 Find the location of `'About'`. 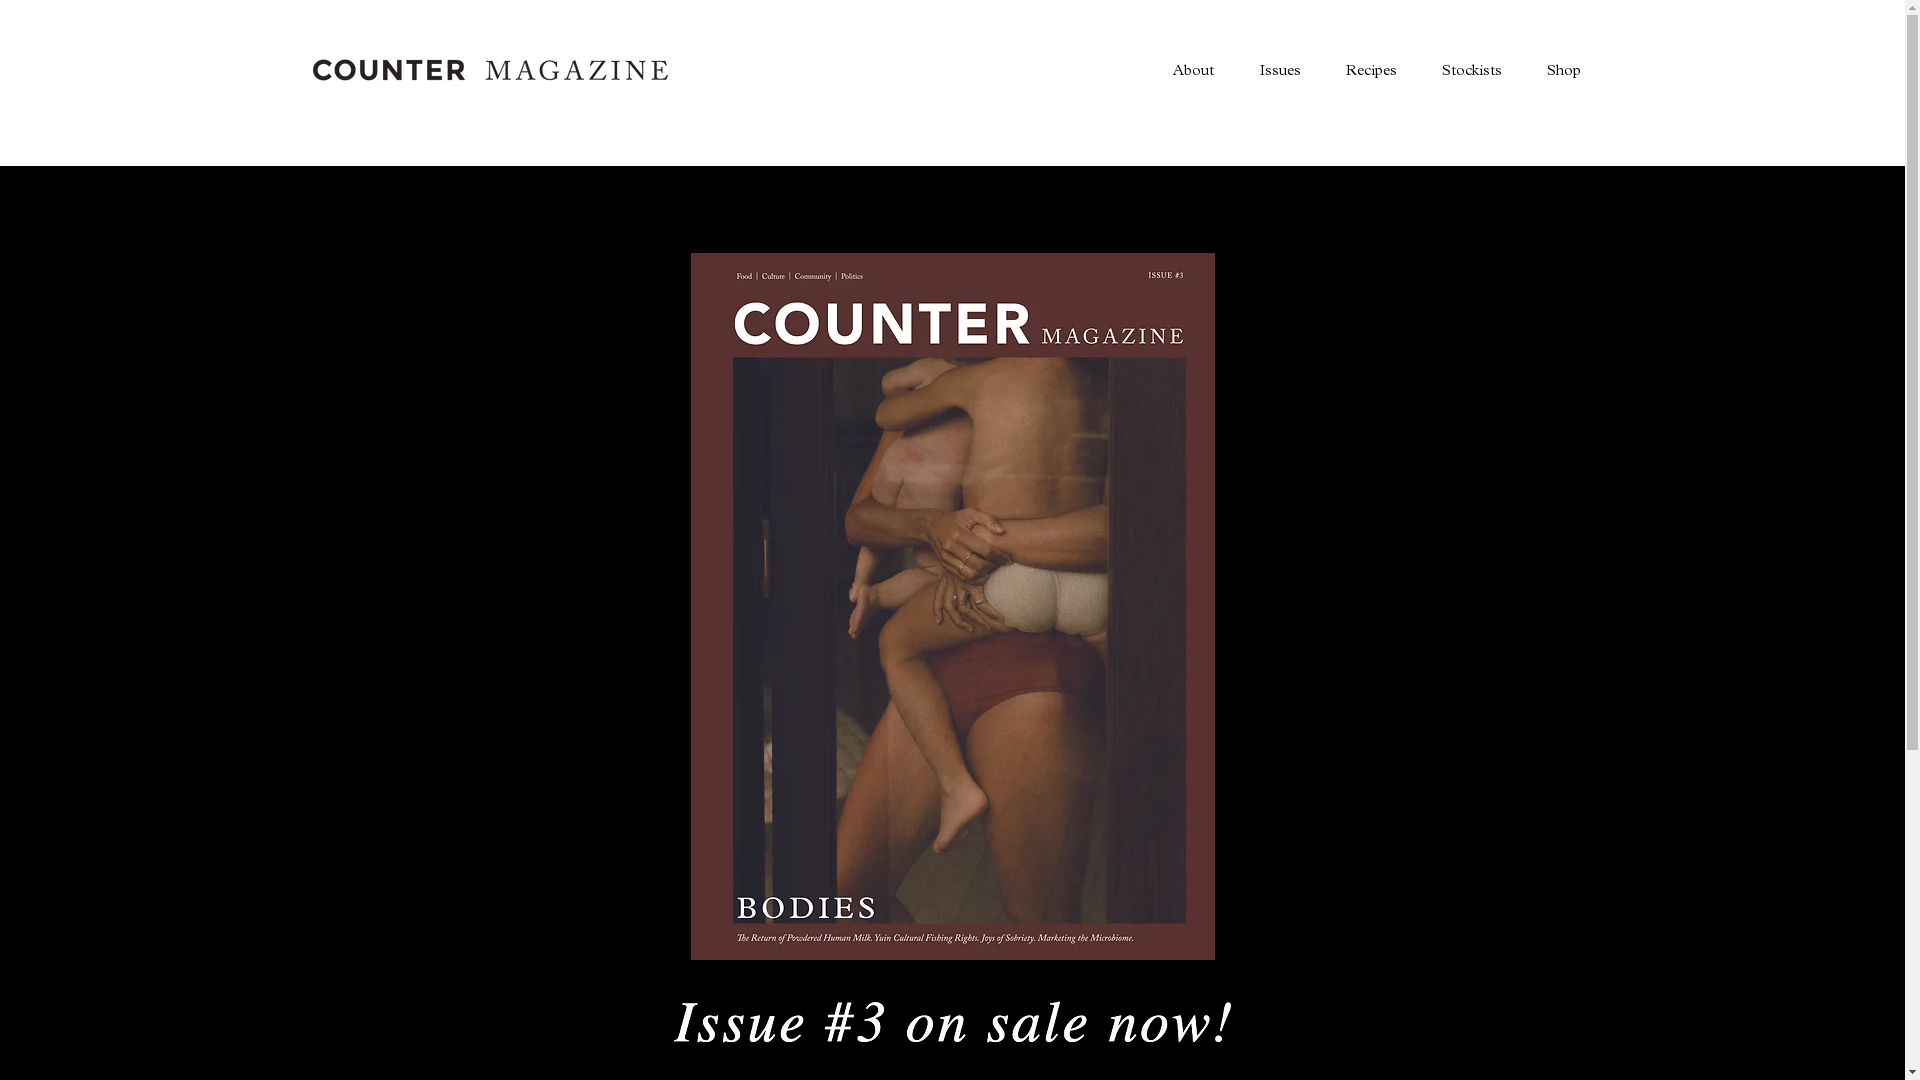

'About' is located at coordinates (1150, 68).